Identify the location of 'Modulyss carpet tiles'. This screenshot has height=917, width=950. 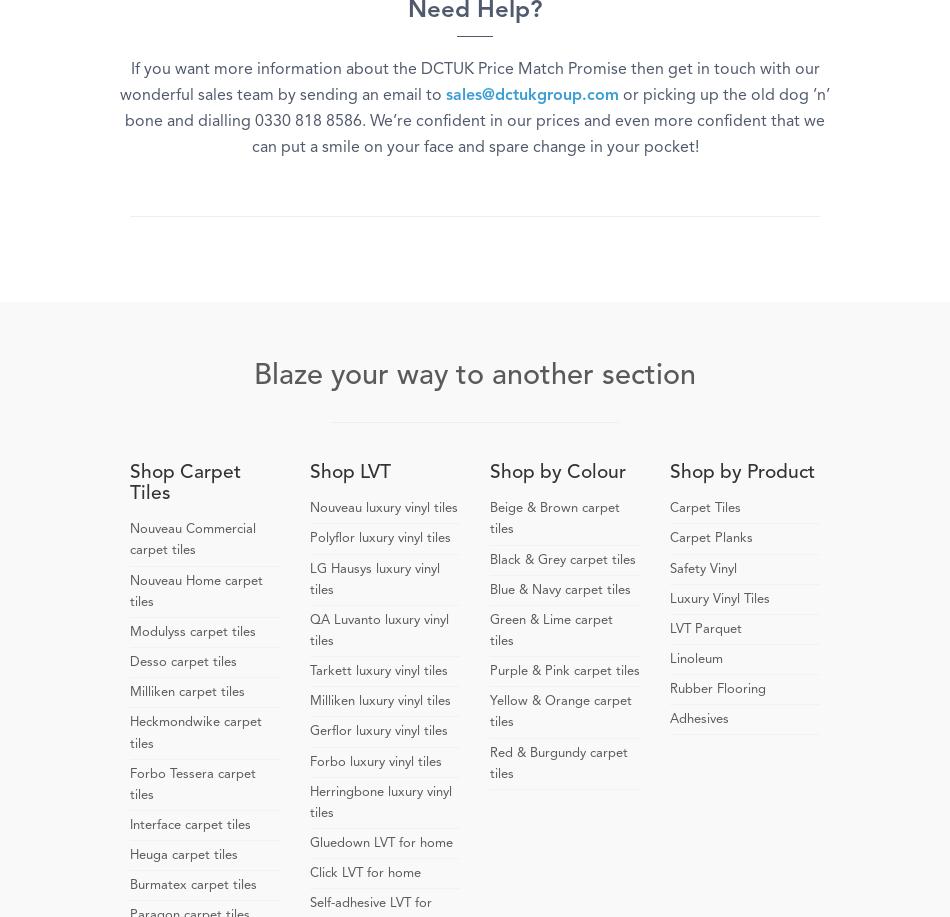
(129, 630).